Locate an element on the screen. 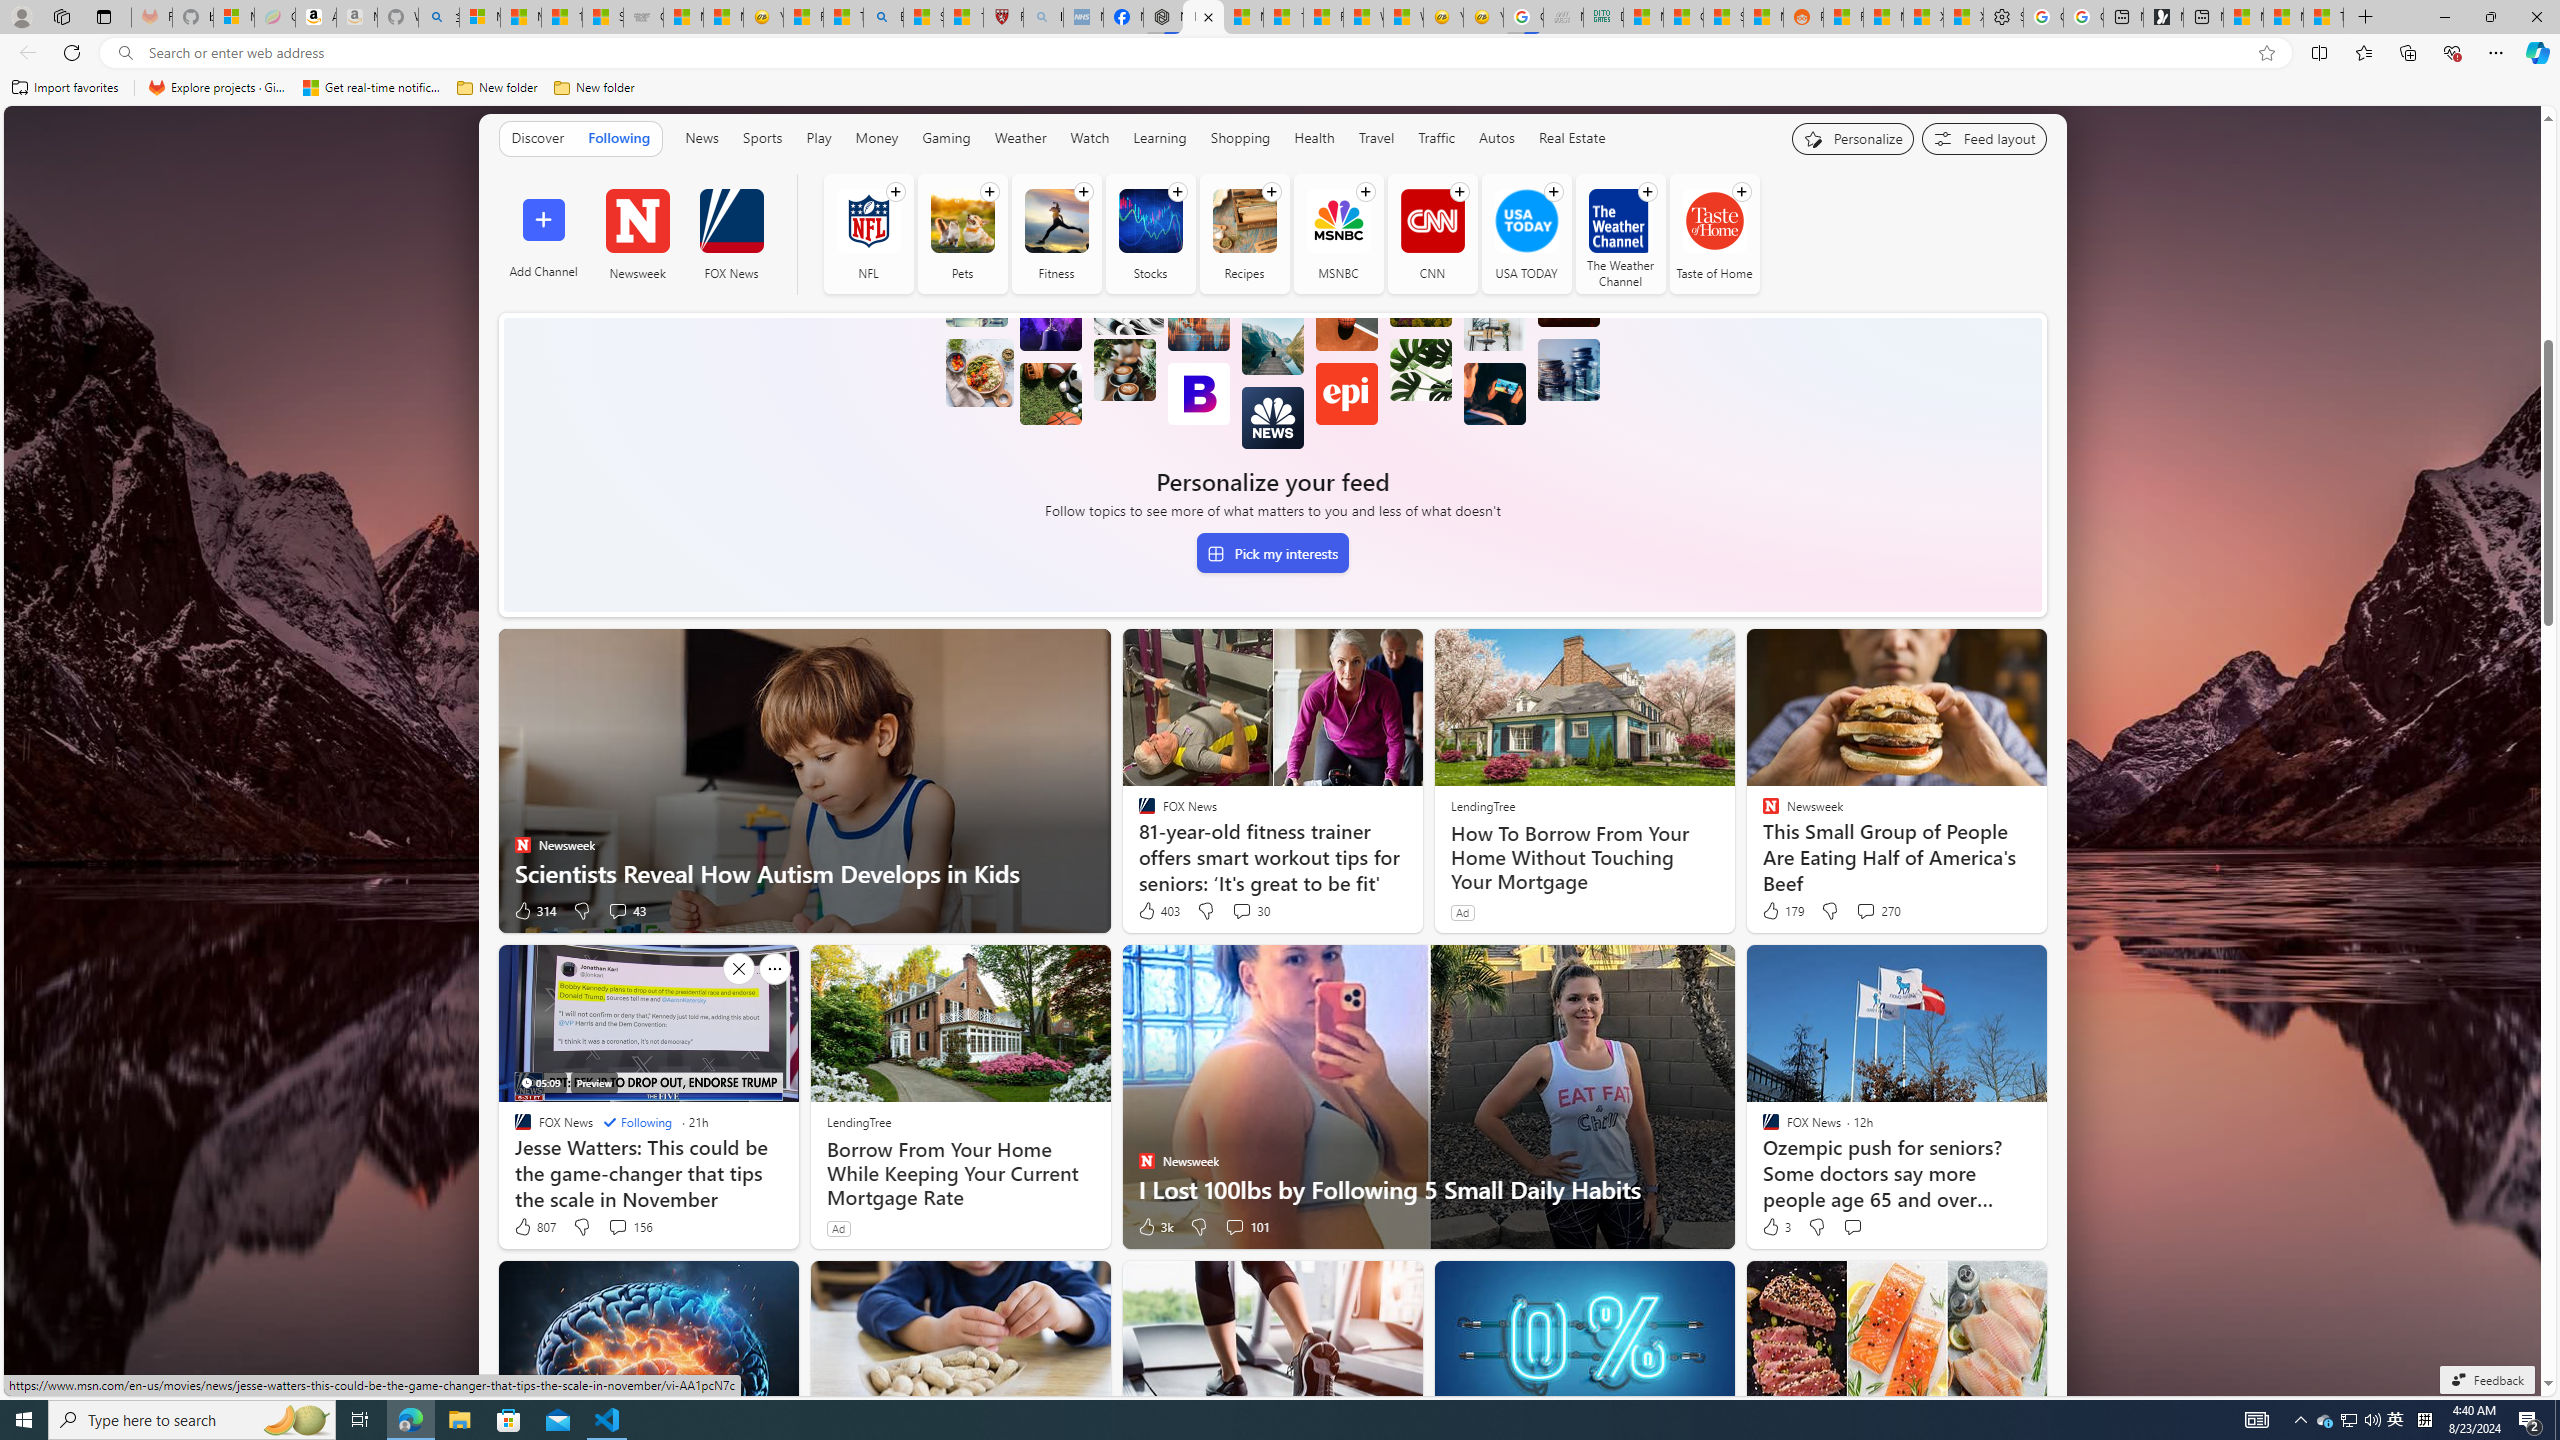  'Autos' is located at coordinates (1496, 138).